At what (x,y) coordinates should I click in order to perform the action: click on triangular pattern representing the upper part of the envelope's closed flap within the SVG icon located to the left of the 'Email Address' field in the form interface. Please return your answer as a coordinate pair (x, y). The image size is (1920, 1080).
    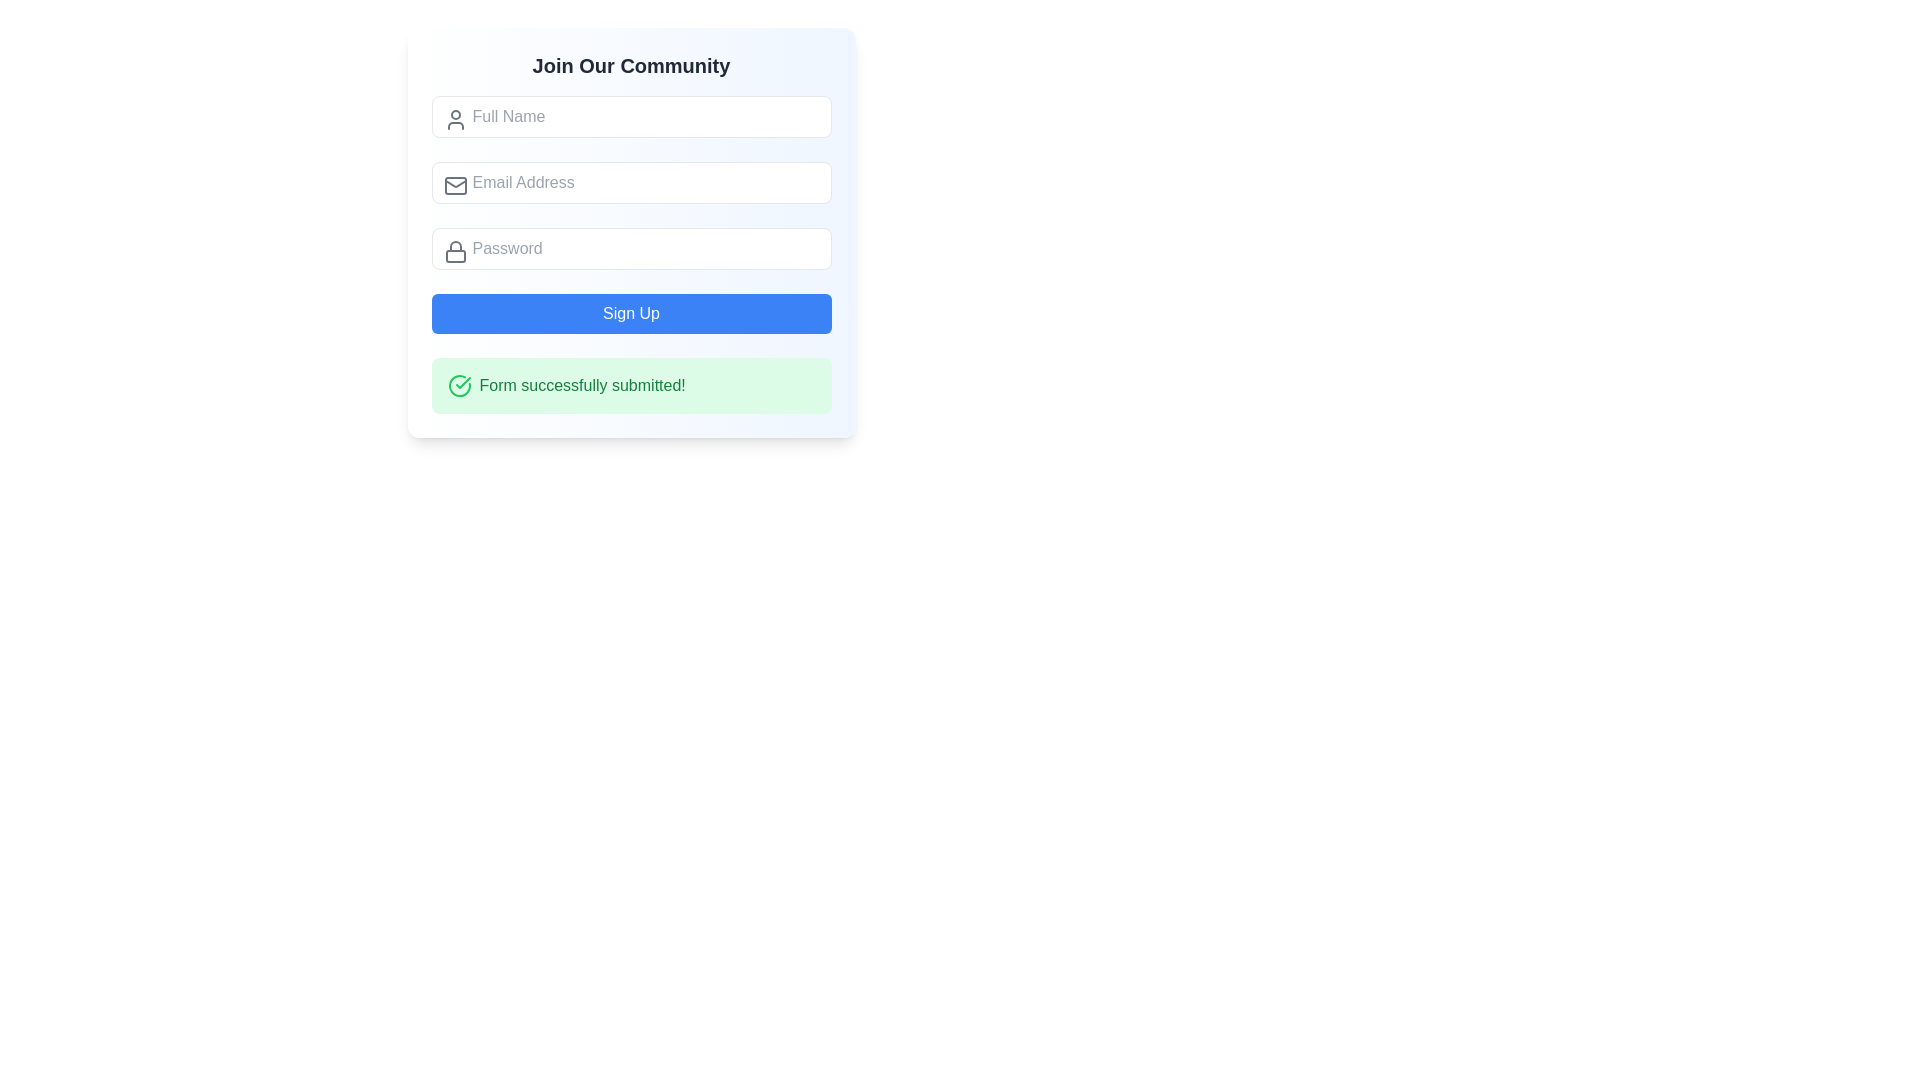
    Looking at the image, I should click on (454, 184).